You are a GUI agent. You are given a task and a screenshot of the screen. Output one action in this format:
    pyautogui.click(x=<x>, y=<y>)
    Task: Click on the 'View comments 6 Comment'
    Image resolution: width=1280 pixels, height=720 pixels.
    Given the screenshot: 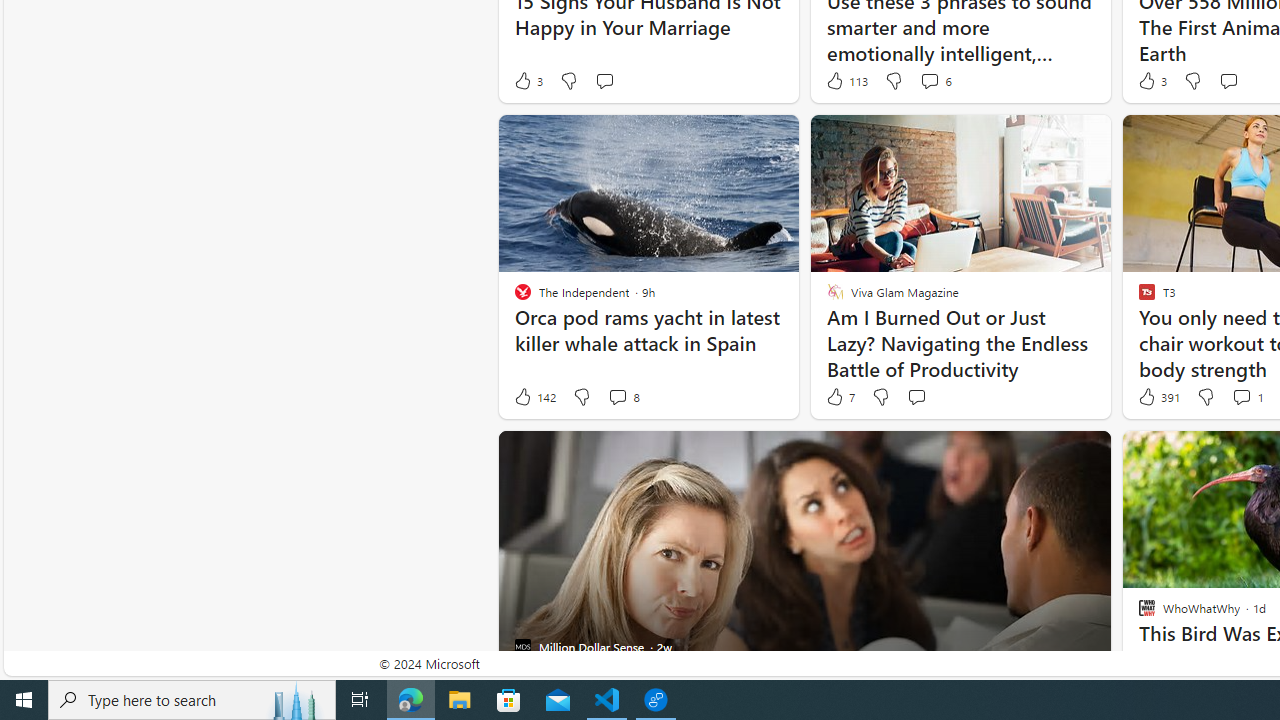 What is the action you would take?
    pyautogui.click(x=934, y=80)
    